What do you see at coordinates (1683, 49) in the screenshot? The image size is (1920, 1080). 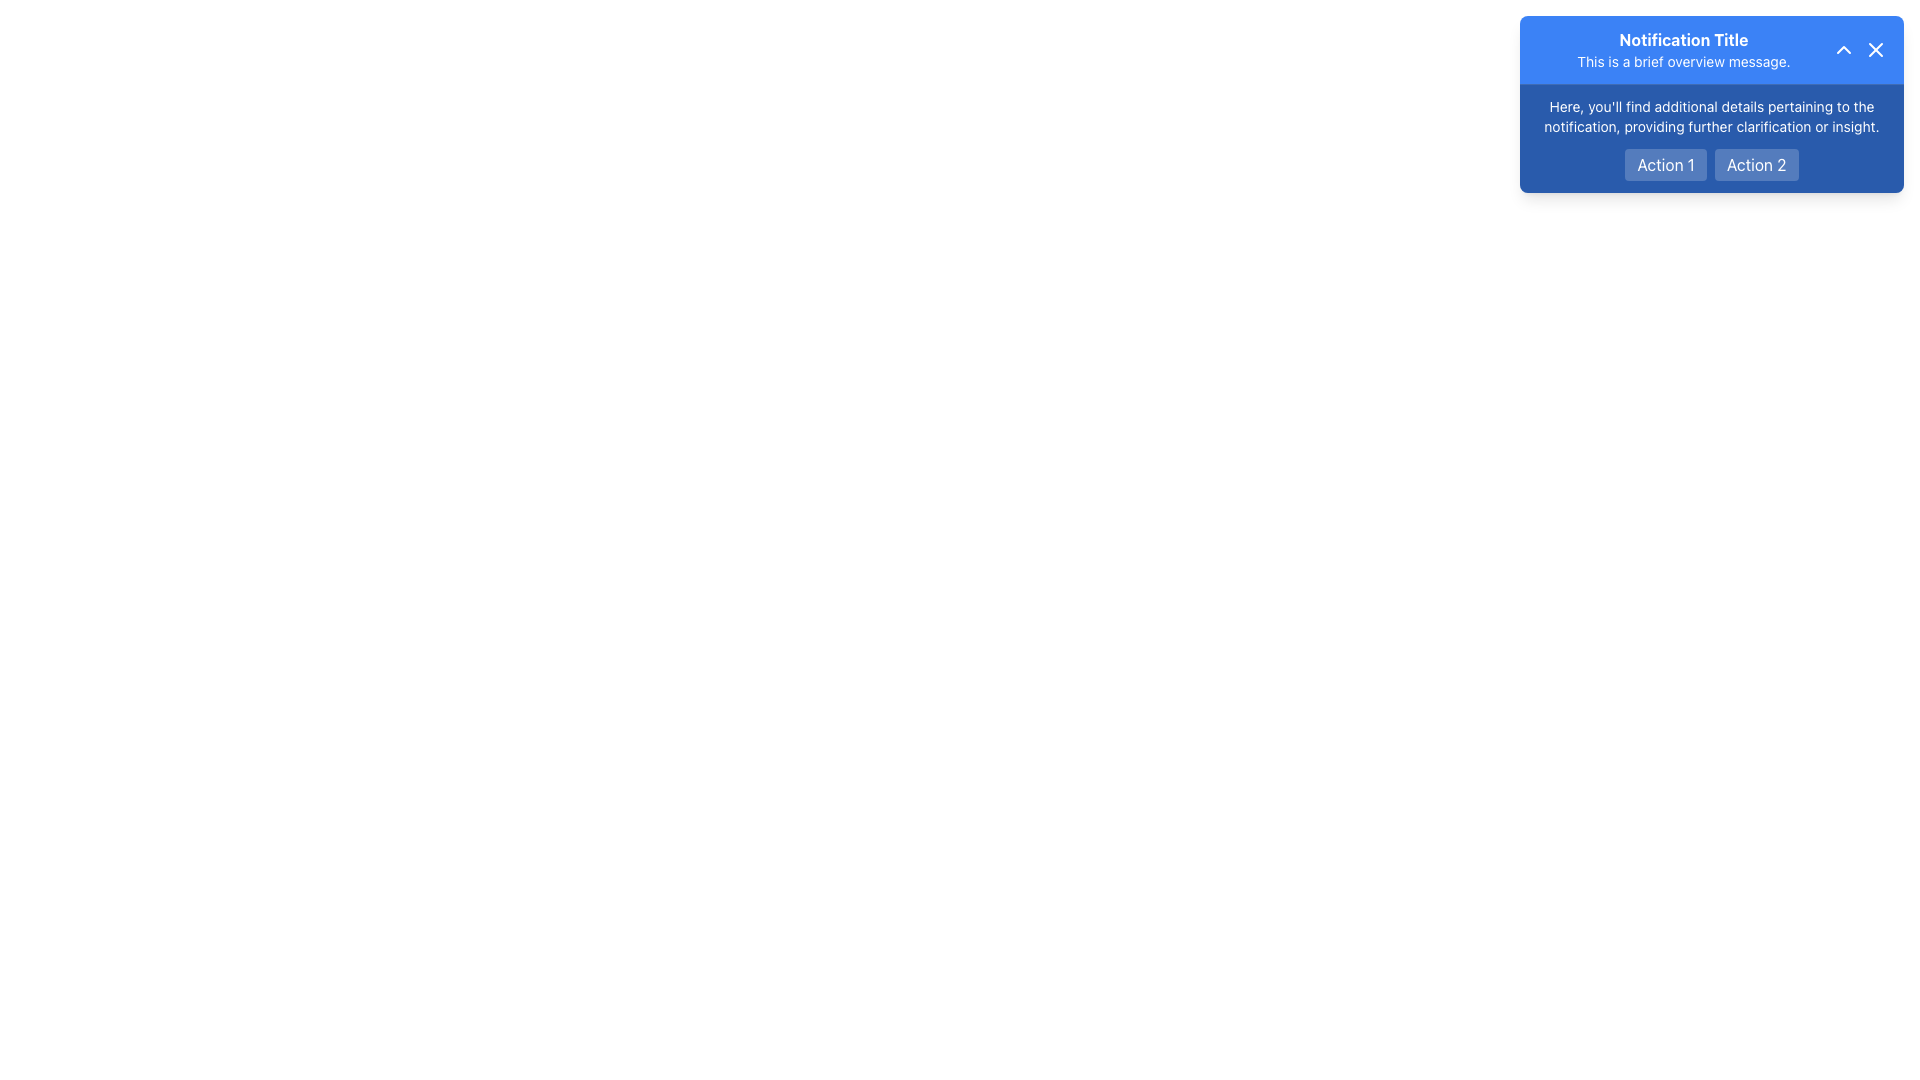 I see `the text box displaying 'Notification Title' and 'This is a brief overview message.' at the top of the blue notification panel` at bounding box center [1683, 49].